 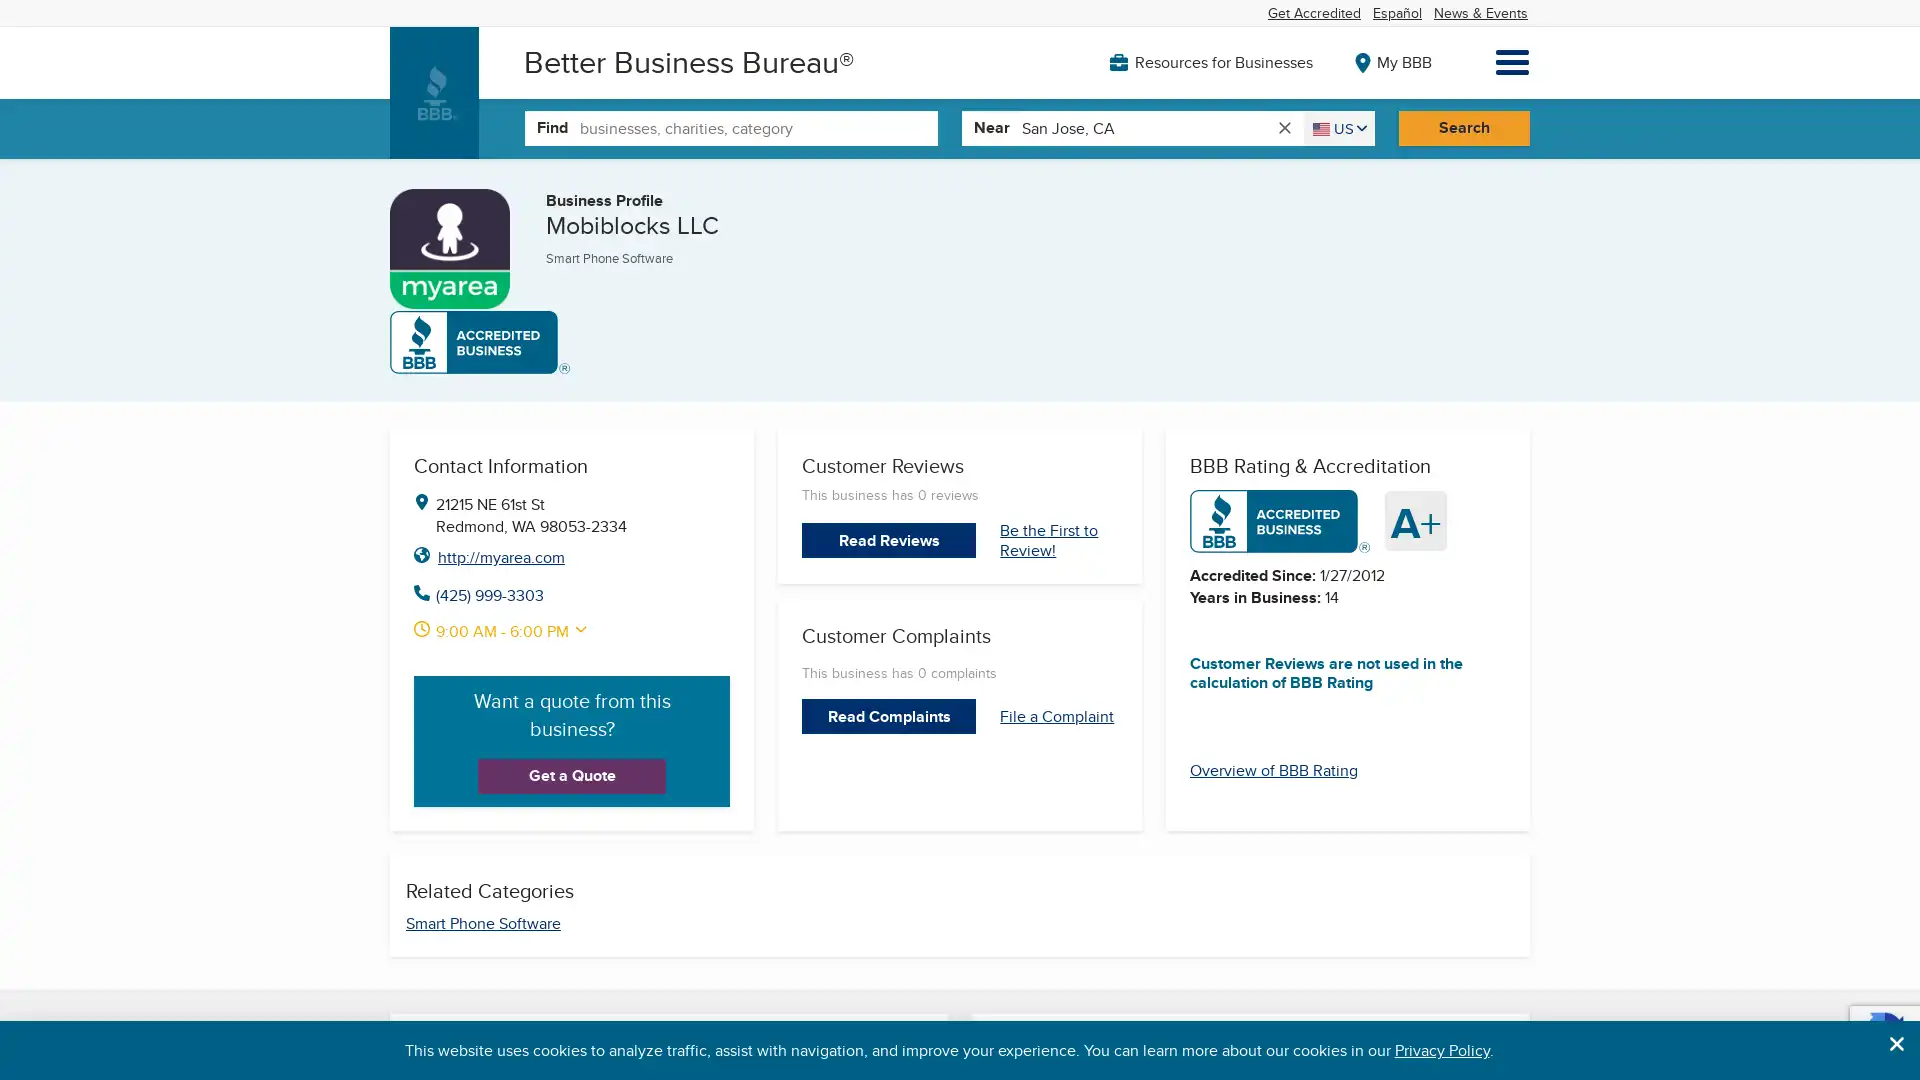 What do you see at coordinates (1463, 127) in the screenshot?
I see `Search` at bounding box center [1463, 127].